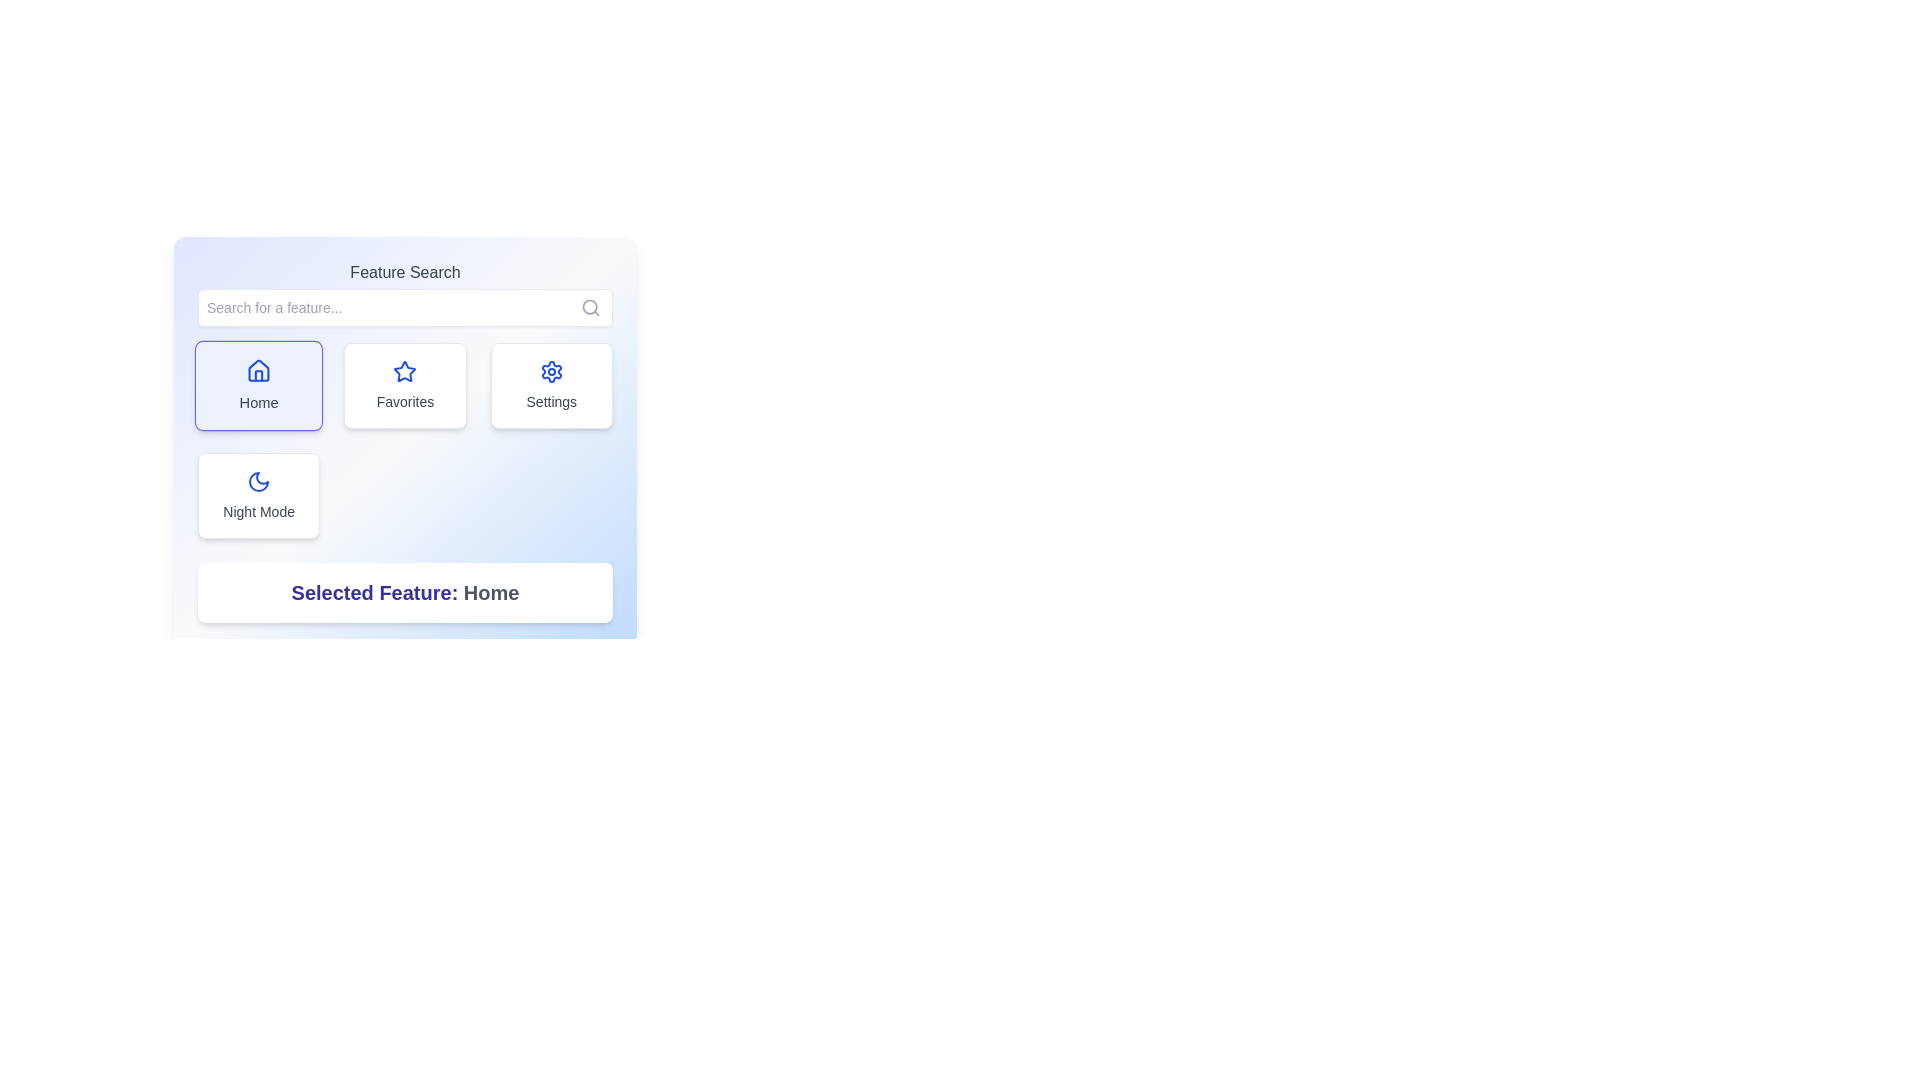 This screenshot has height=1080, width=1920. I want to click on the door shape of the 'Home' icon, which is styled in blue and located within the 'Home' button framed with a blue border in the feature selection area, so click(258, 376).